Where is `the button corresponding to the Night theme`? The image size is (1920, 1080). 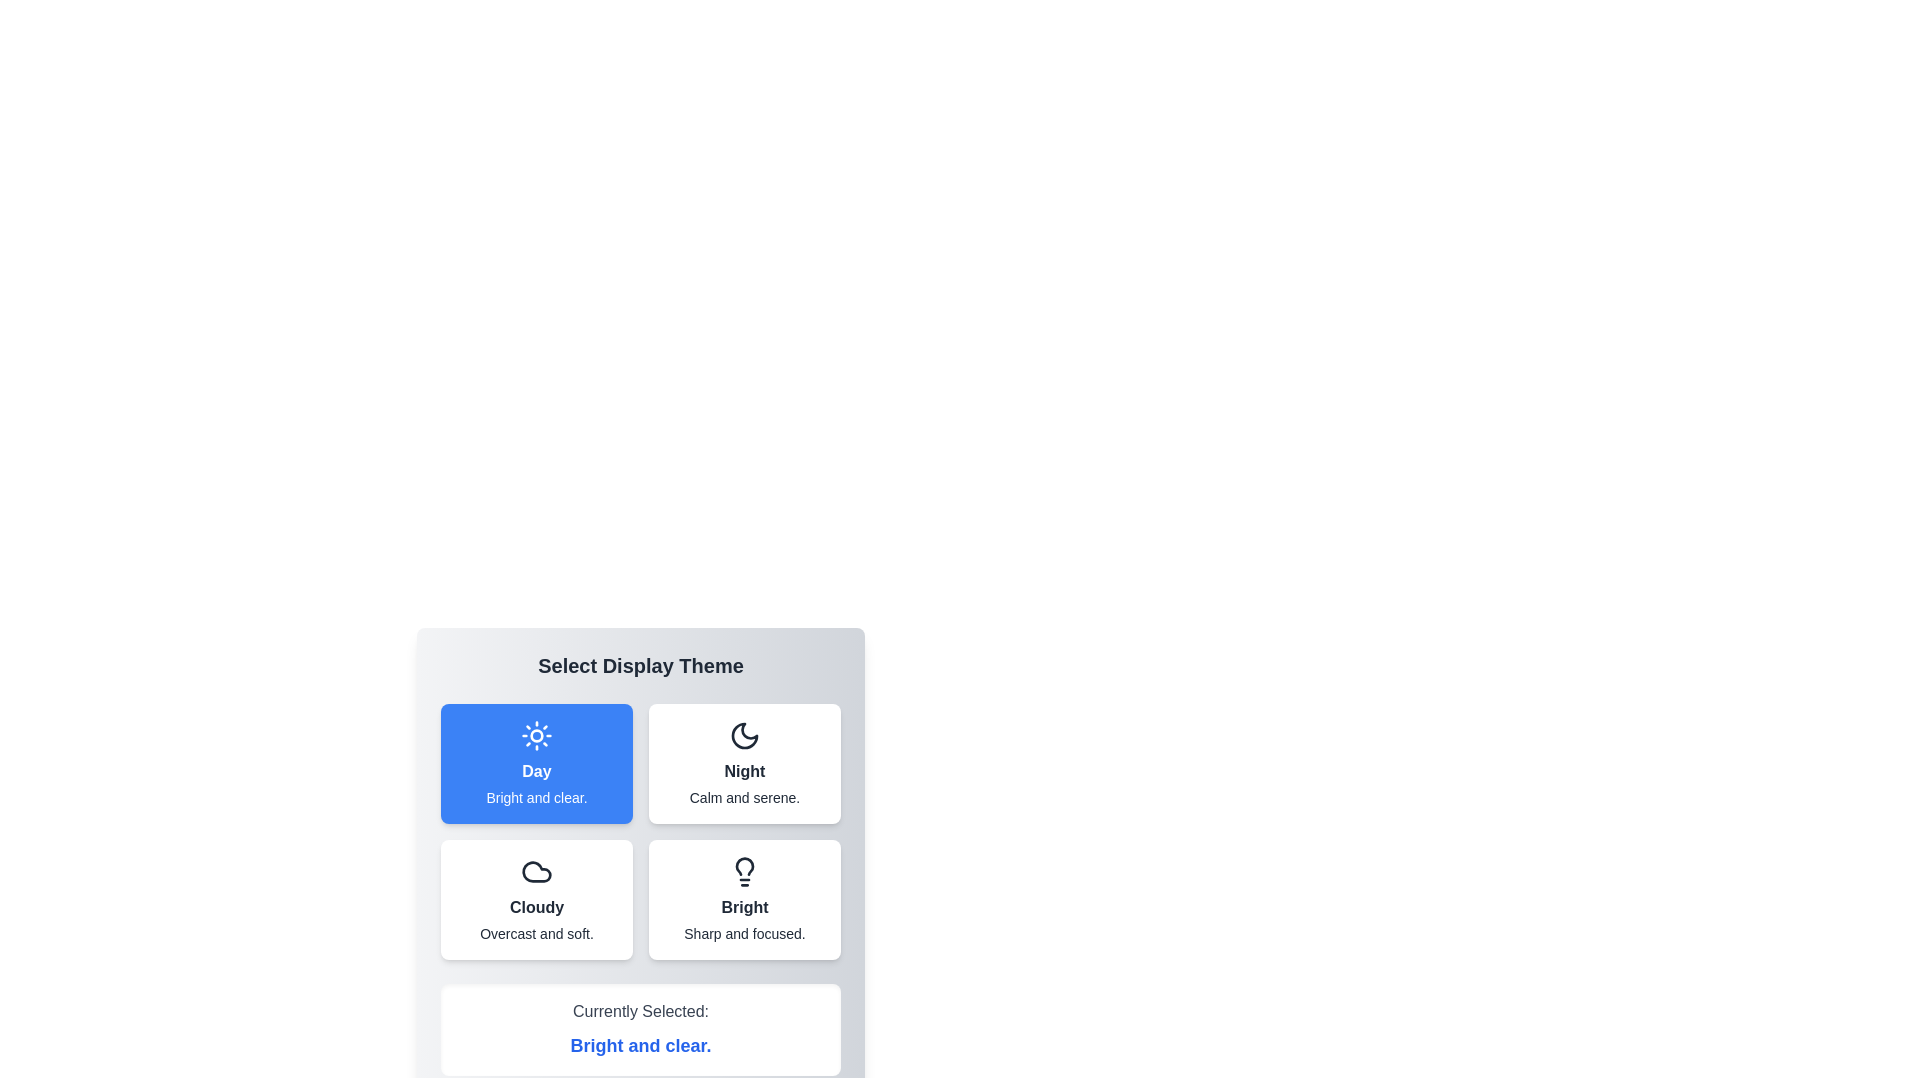
the button corresponding to the Night theme is located at coordinates (743, 763).